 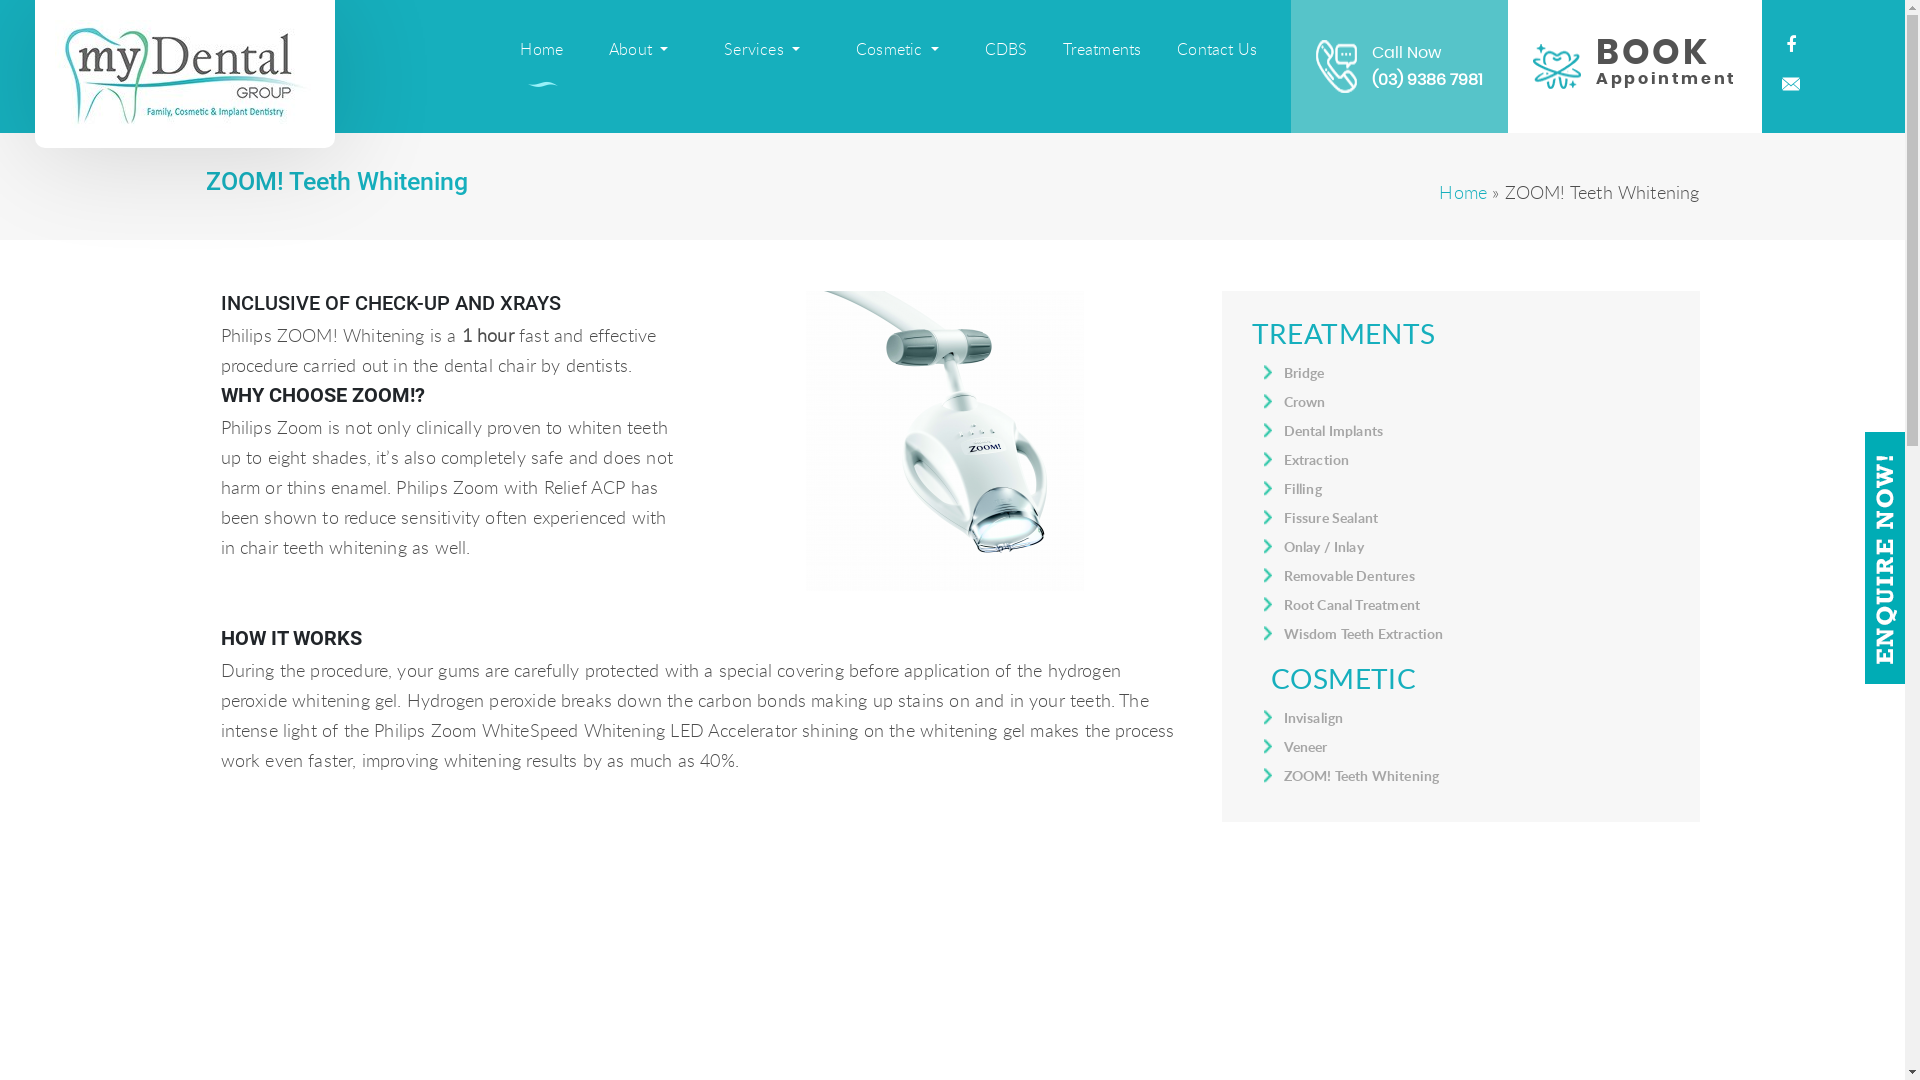 What do you see at coordinates (1635, 65) in the screenshot?
I see `'BOOK` at bounding box center [1635, 65].